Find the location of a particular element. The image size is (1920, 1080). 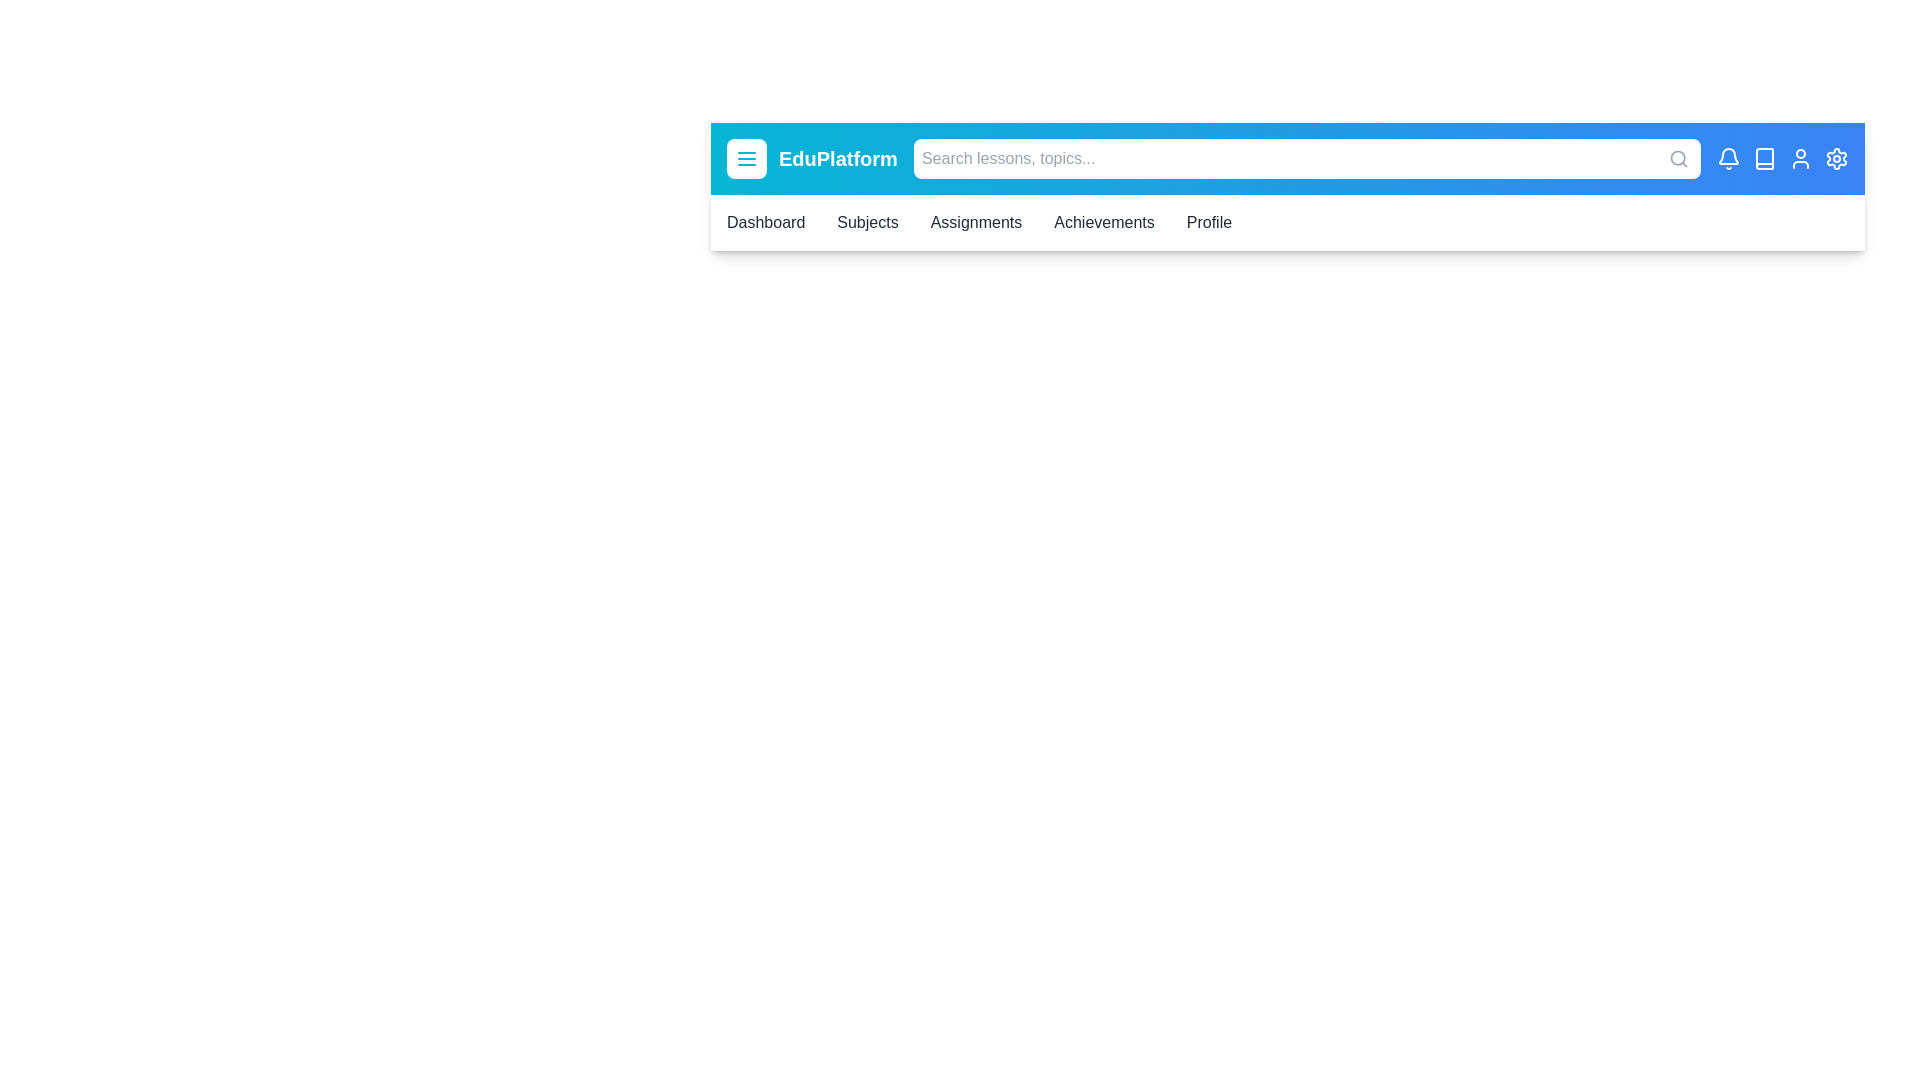

the element search_bar to reveal its hover effect is located at coordinates (1306, 157).